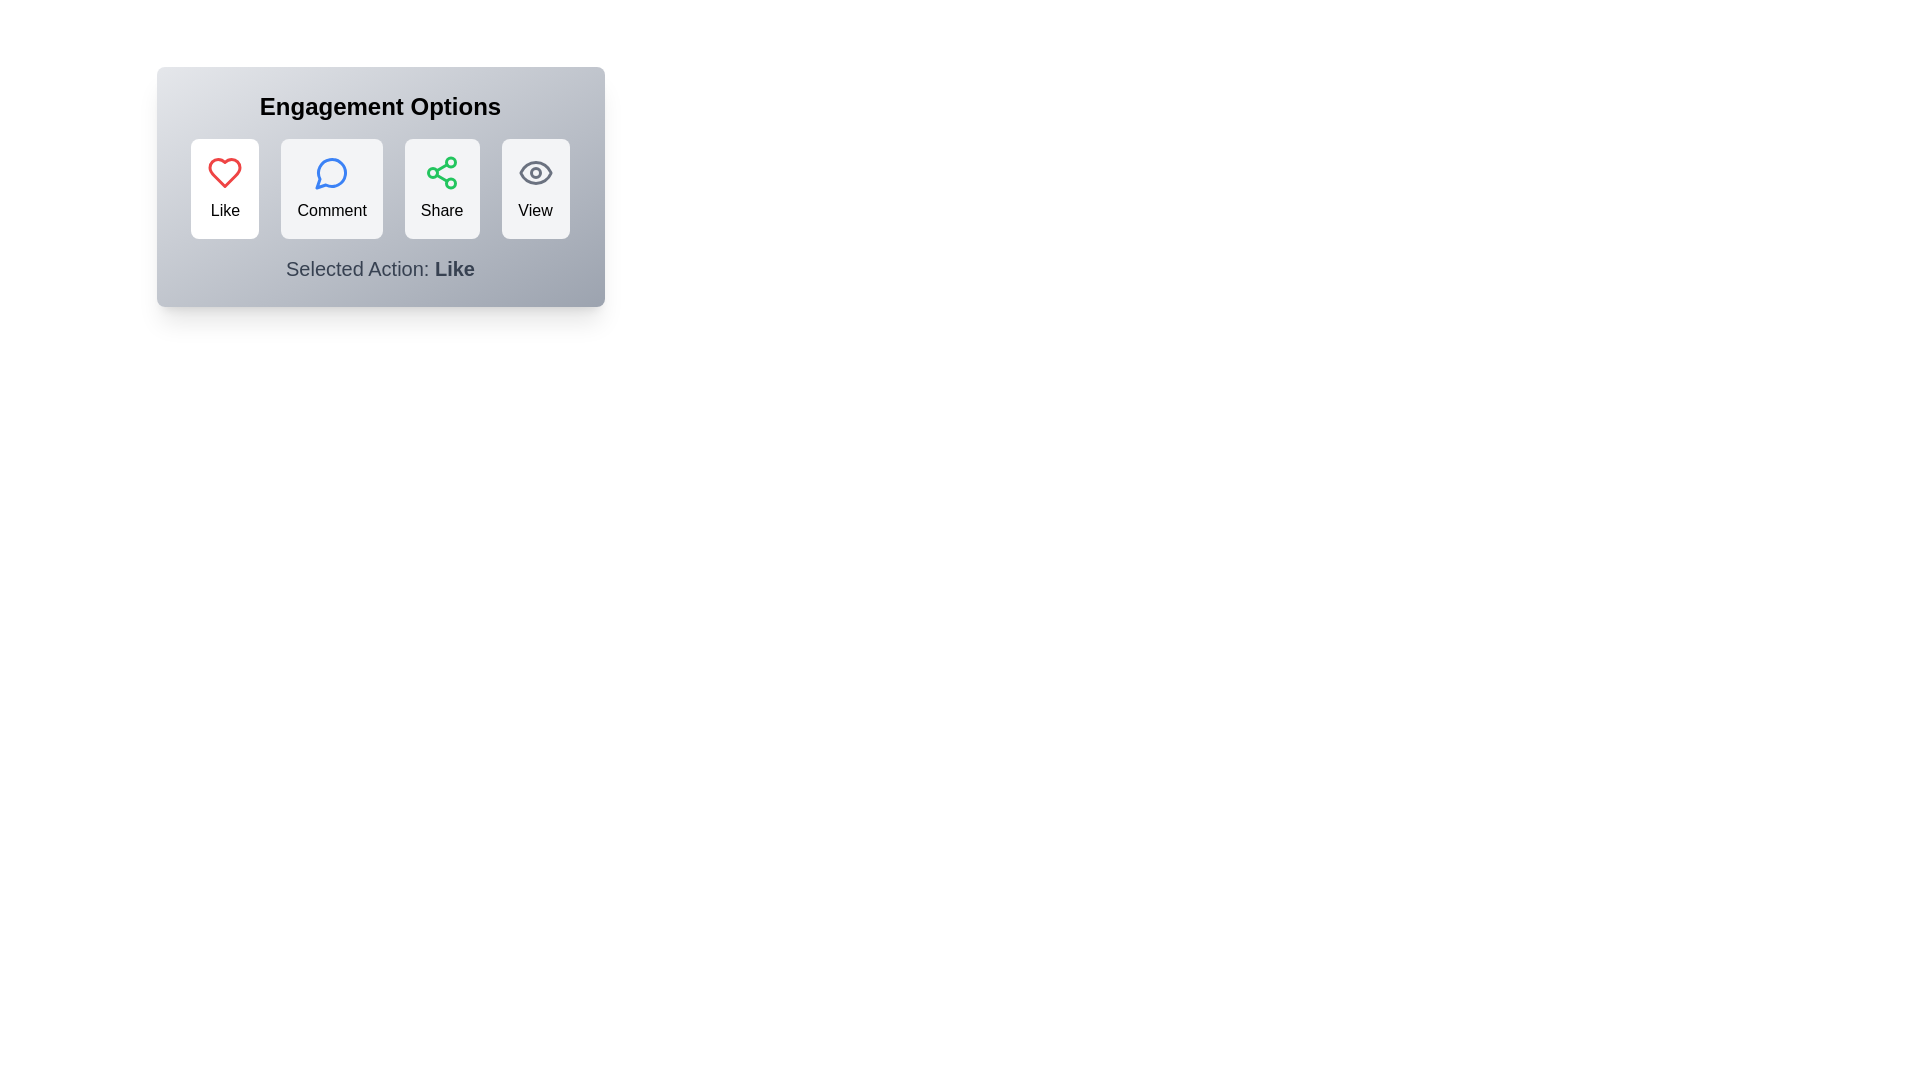 The height and width of the screenshot is (1080, 1920). I want to click on the View button to select it, so click(535, 189).